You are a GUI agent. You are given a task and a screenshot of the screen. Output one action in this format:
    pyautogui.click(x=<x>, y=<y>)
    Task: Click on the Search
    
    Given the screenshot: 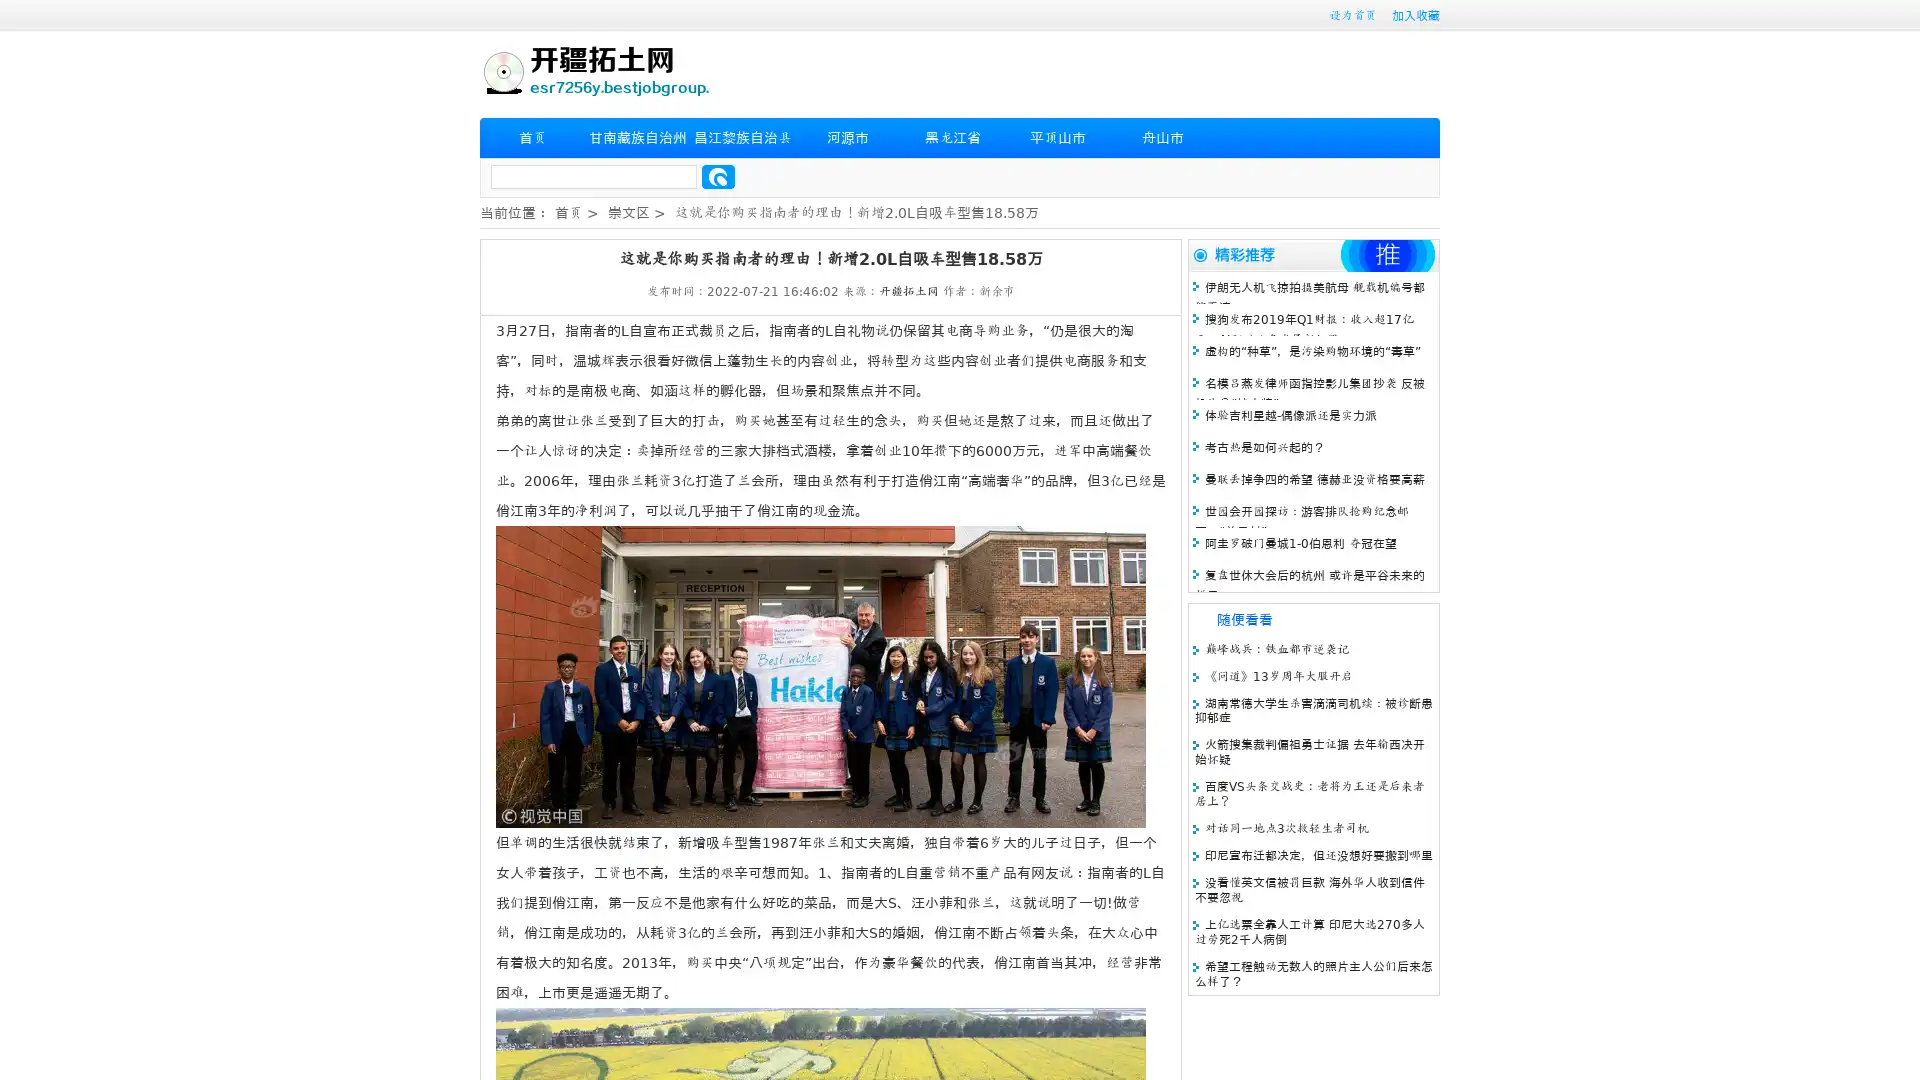 What is the action you would take?
    pyautogui.click(x=718, y=176)
    